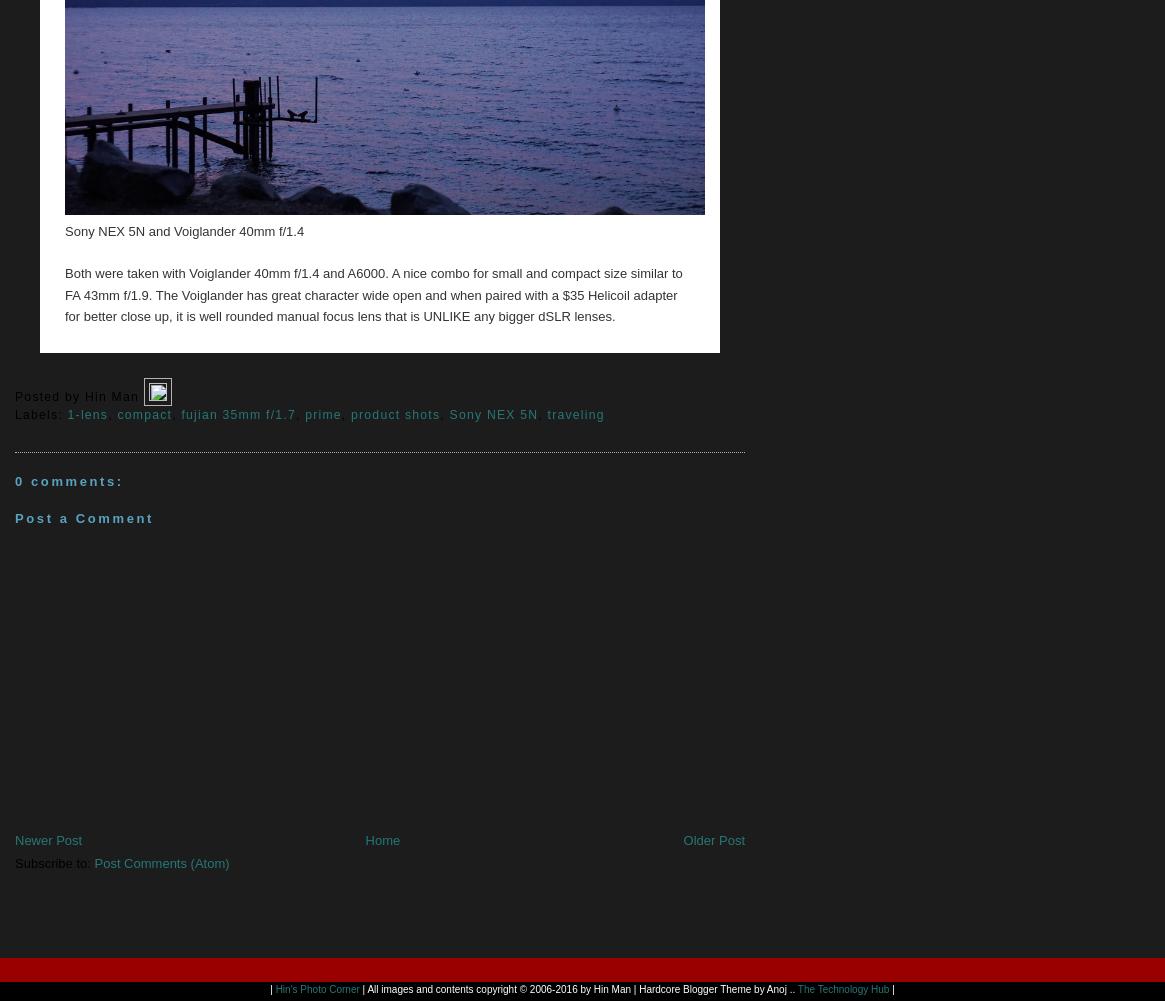 This screenshot has height=1001, width=1165. Describe the element at coordinates (315, 988) in the screenshot. I see `'Hin's Photo Corner'` at that location.